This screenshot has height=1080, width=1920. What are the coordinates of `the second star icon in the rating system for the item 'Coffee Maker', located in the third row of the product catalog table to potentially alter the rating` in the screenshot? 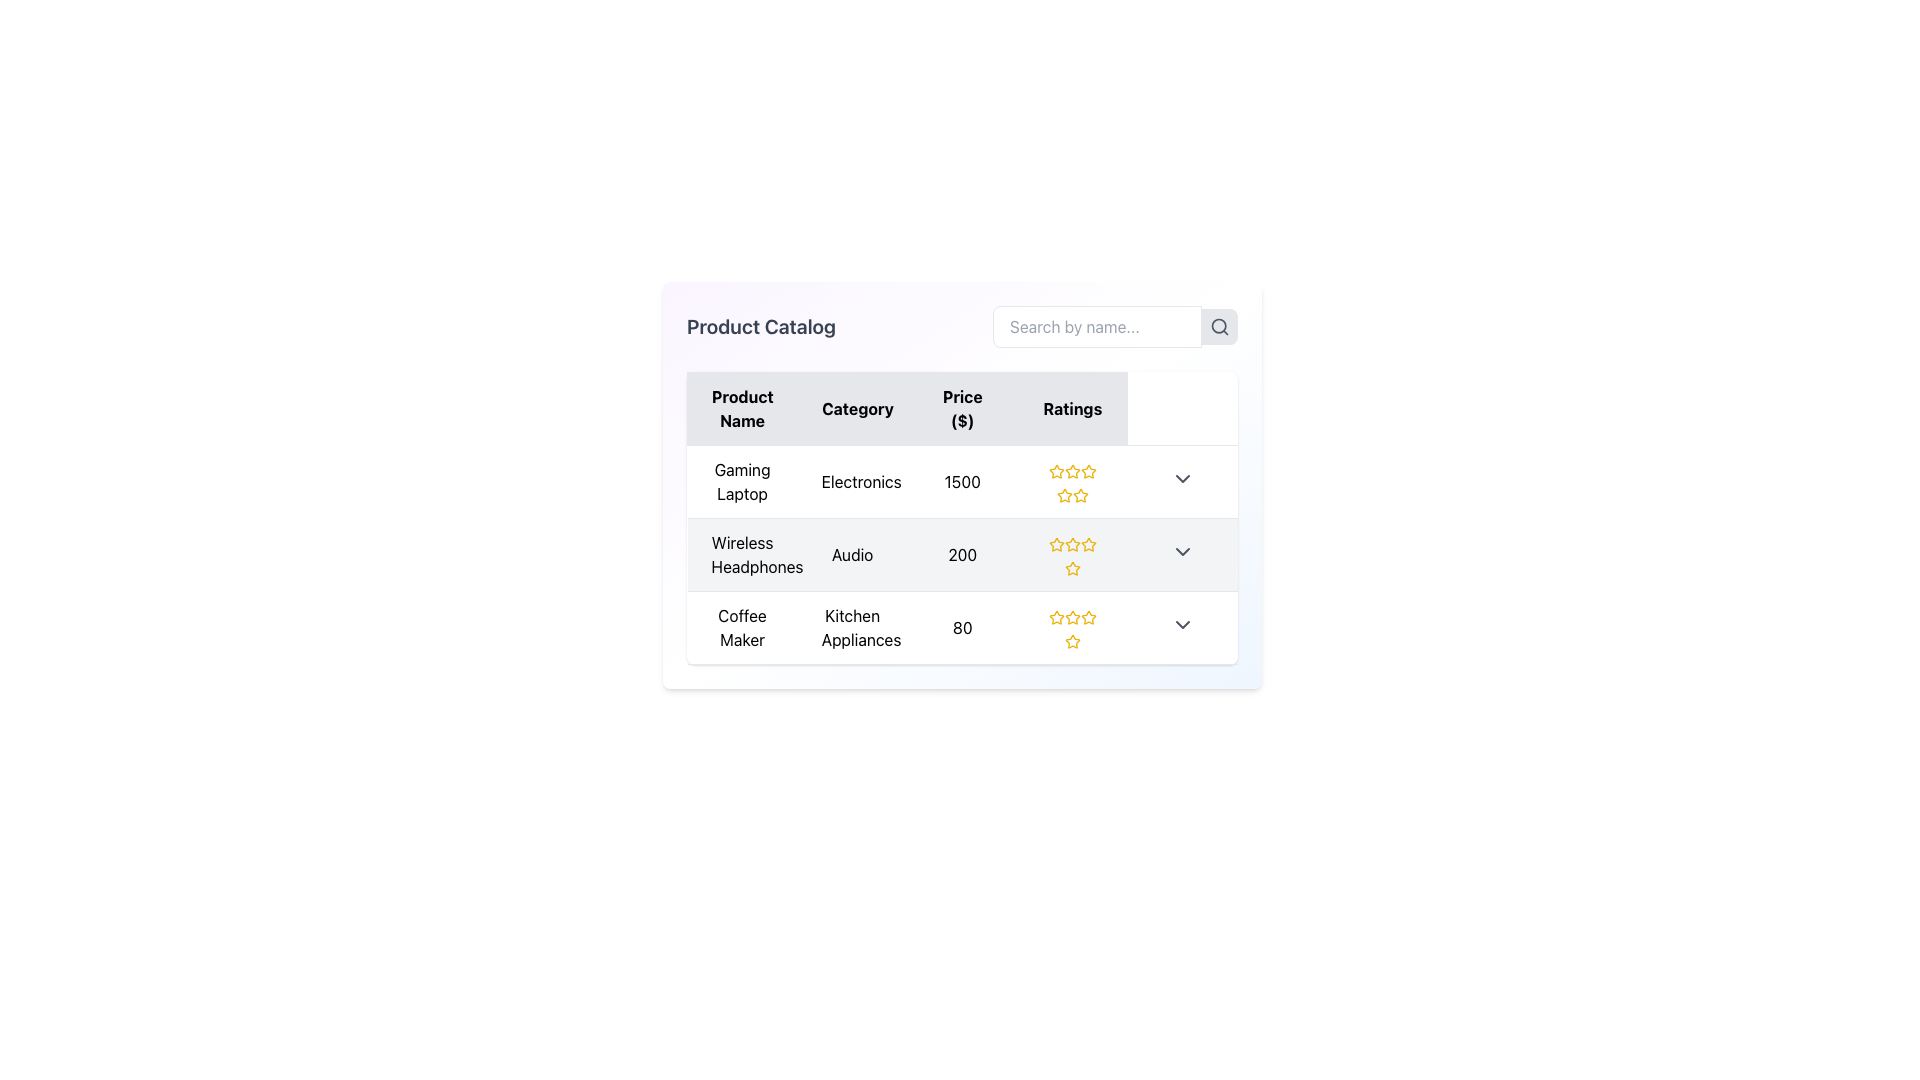 It's located at (1087, 616).